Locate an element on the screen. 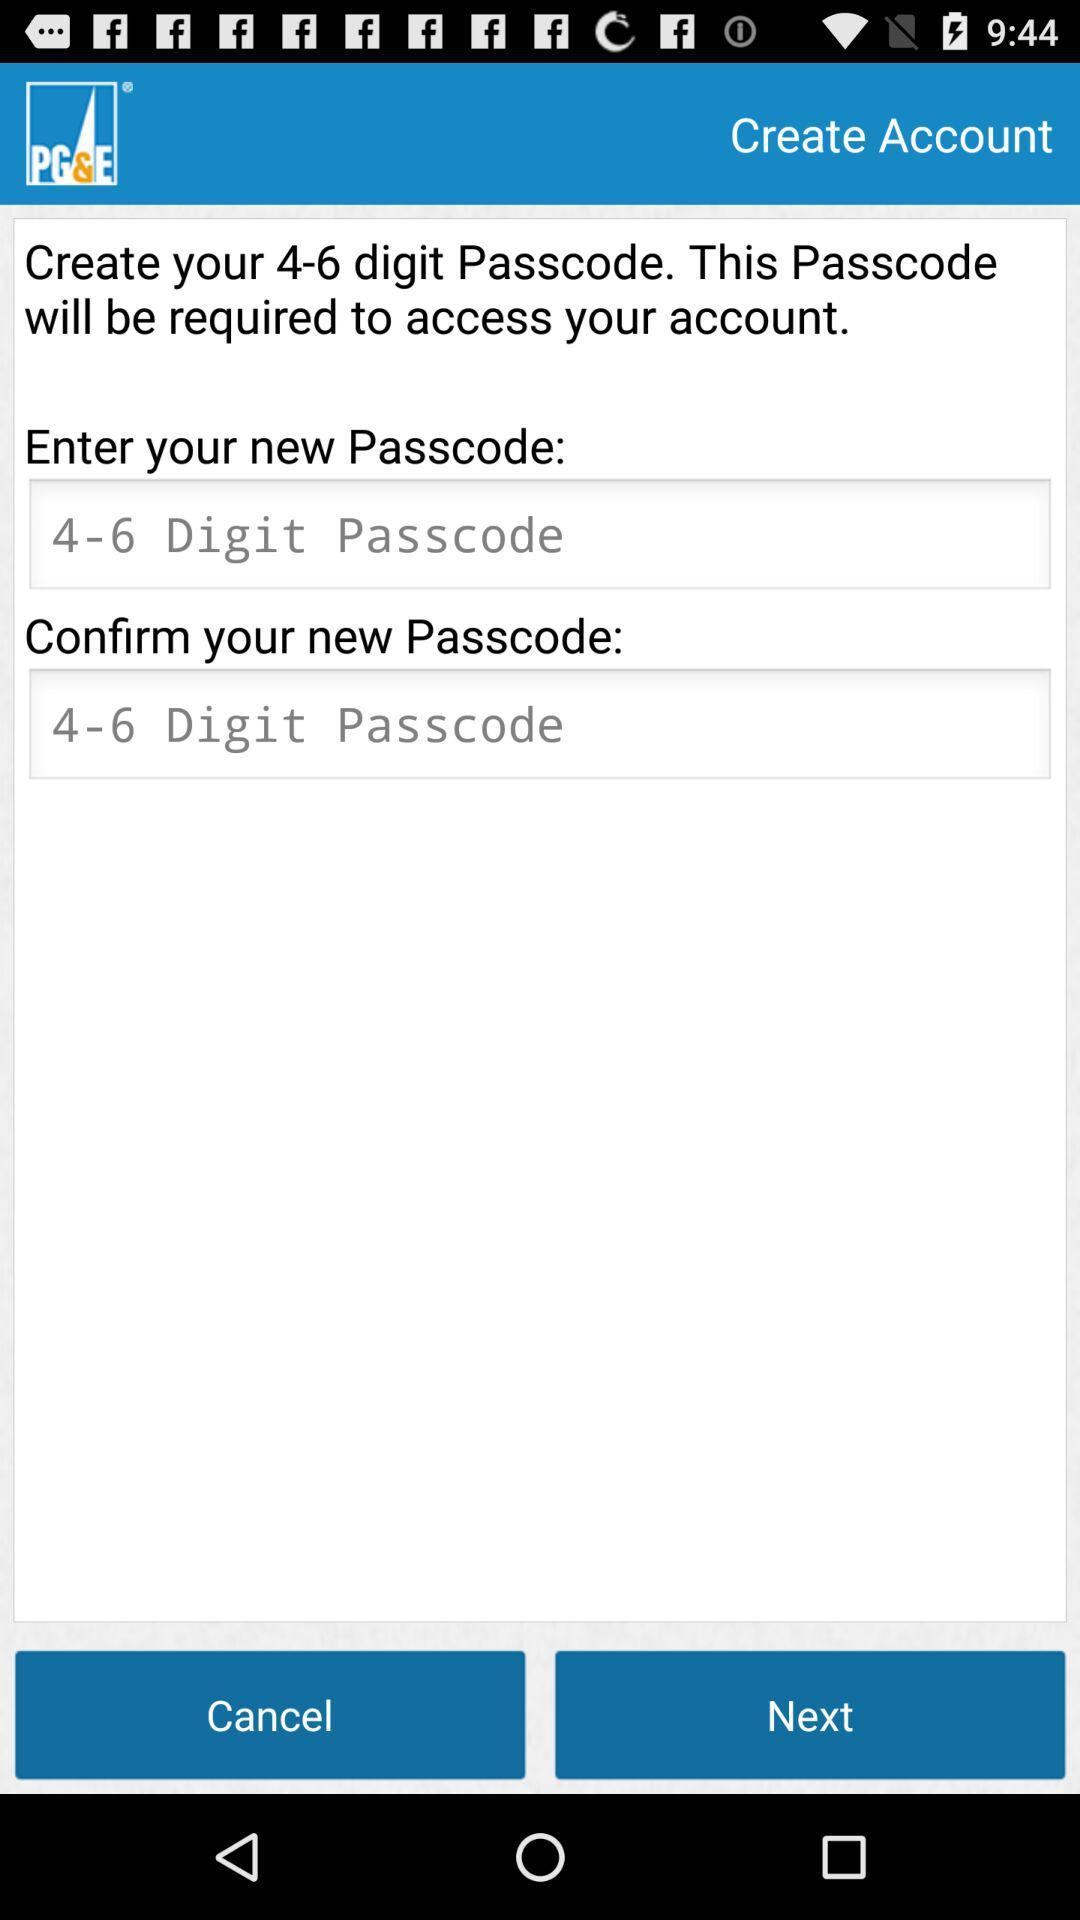 Image resolution: width=1080 pixels, height=1920 pixels. the next item is located at coordinates (810, 1713).